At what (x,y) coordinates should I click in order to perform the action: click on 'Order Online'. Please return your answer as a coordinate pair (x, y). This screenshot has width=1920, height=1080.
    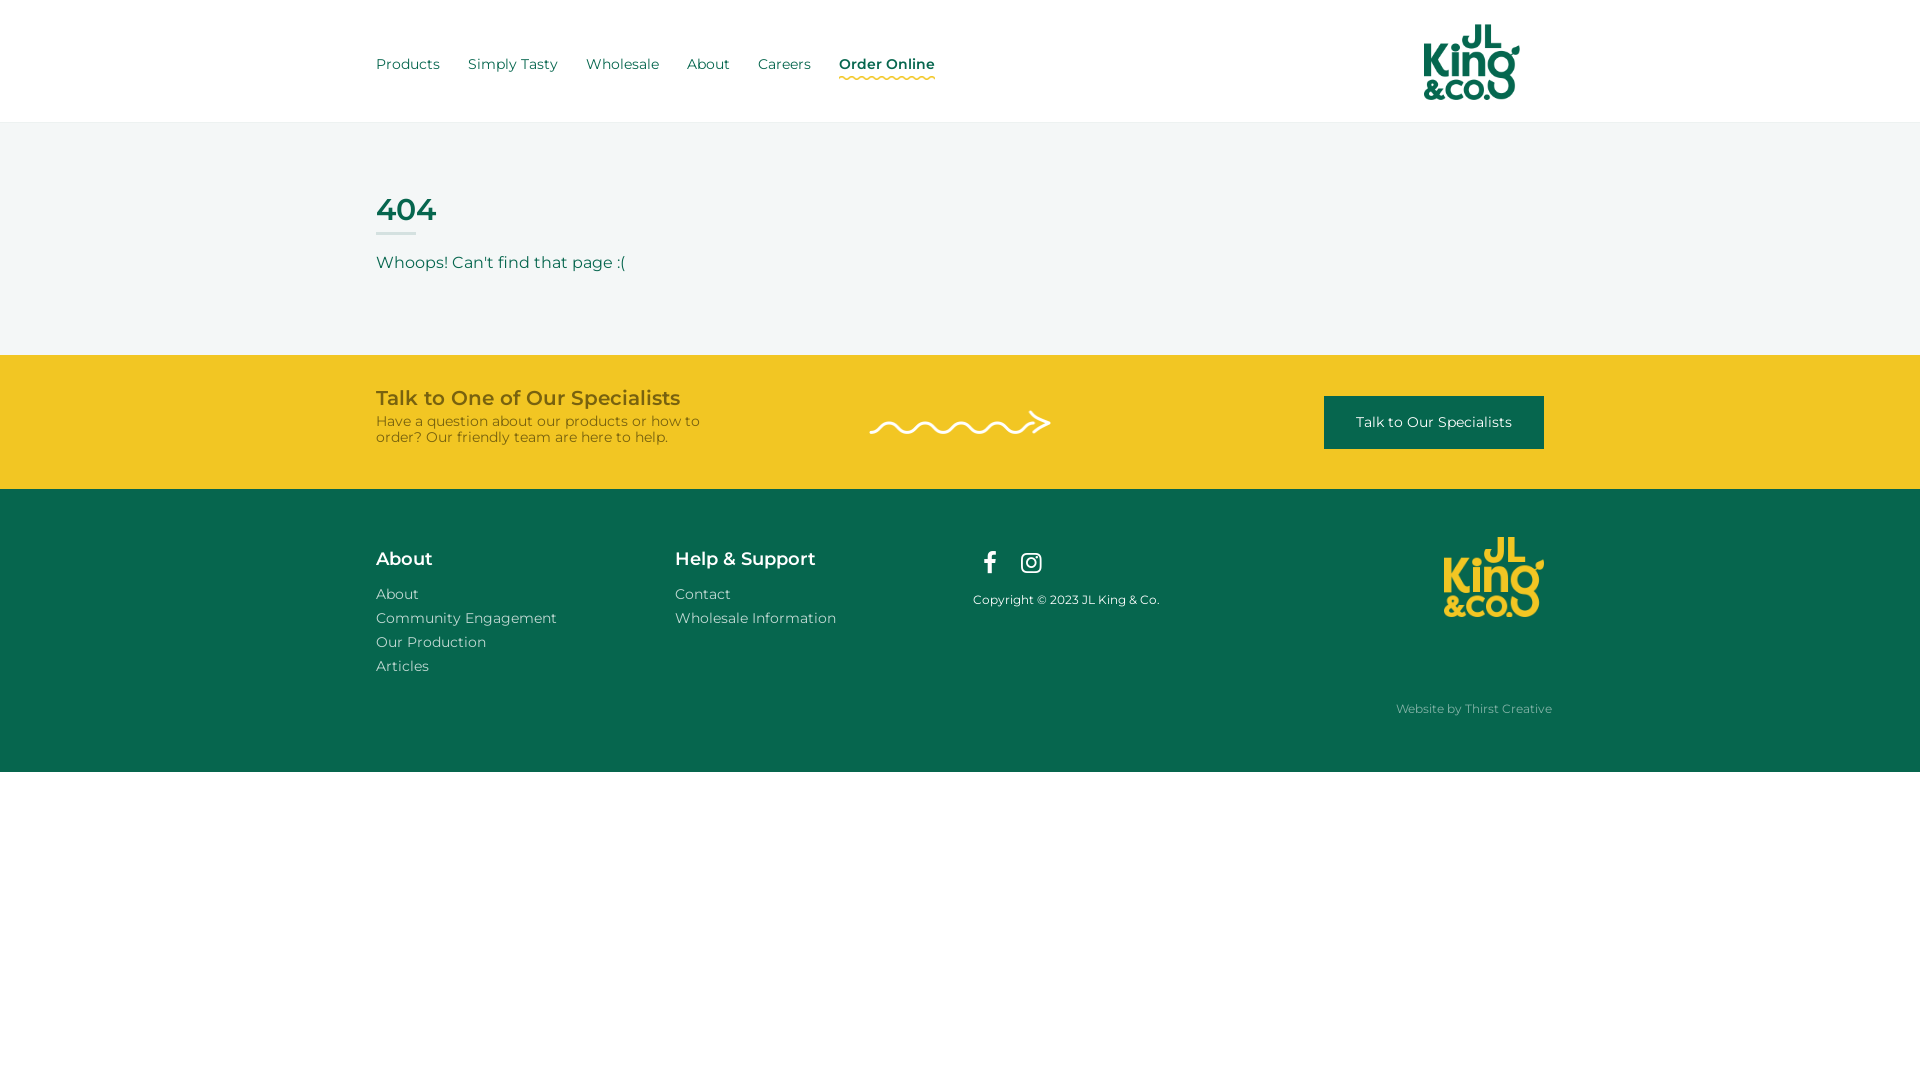
    Looking at the image, I should click on (886, 63).